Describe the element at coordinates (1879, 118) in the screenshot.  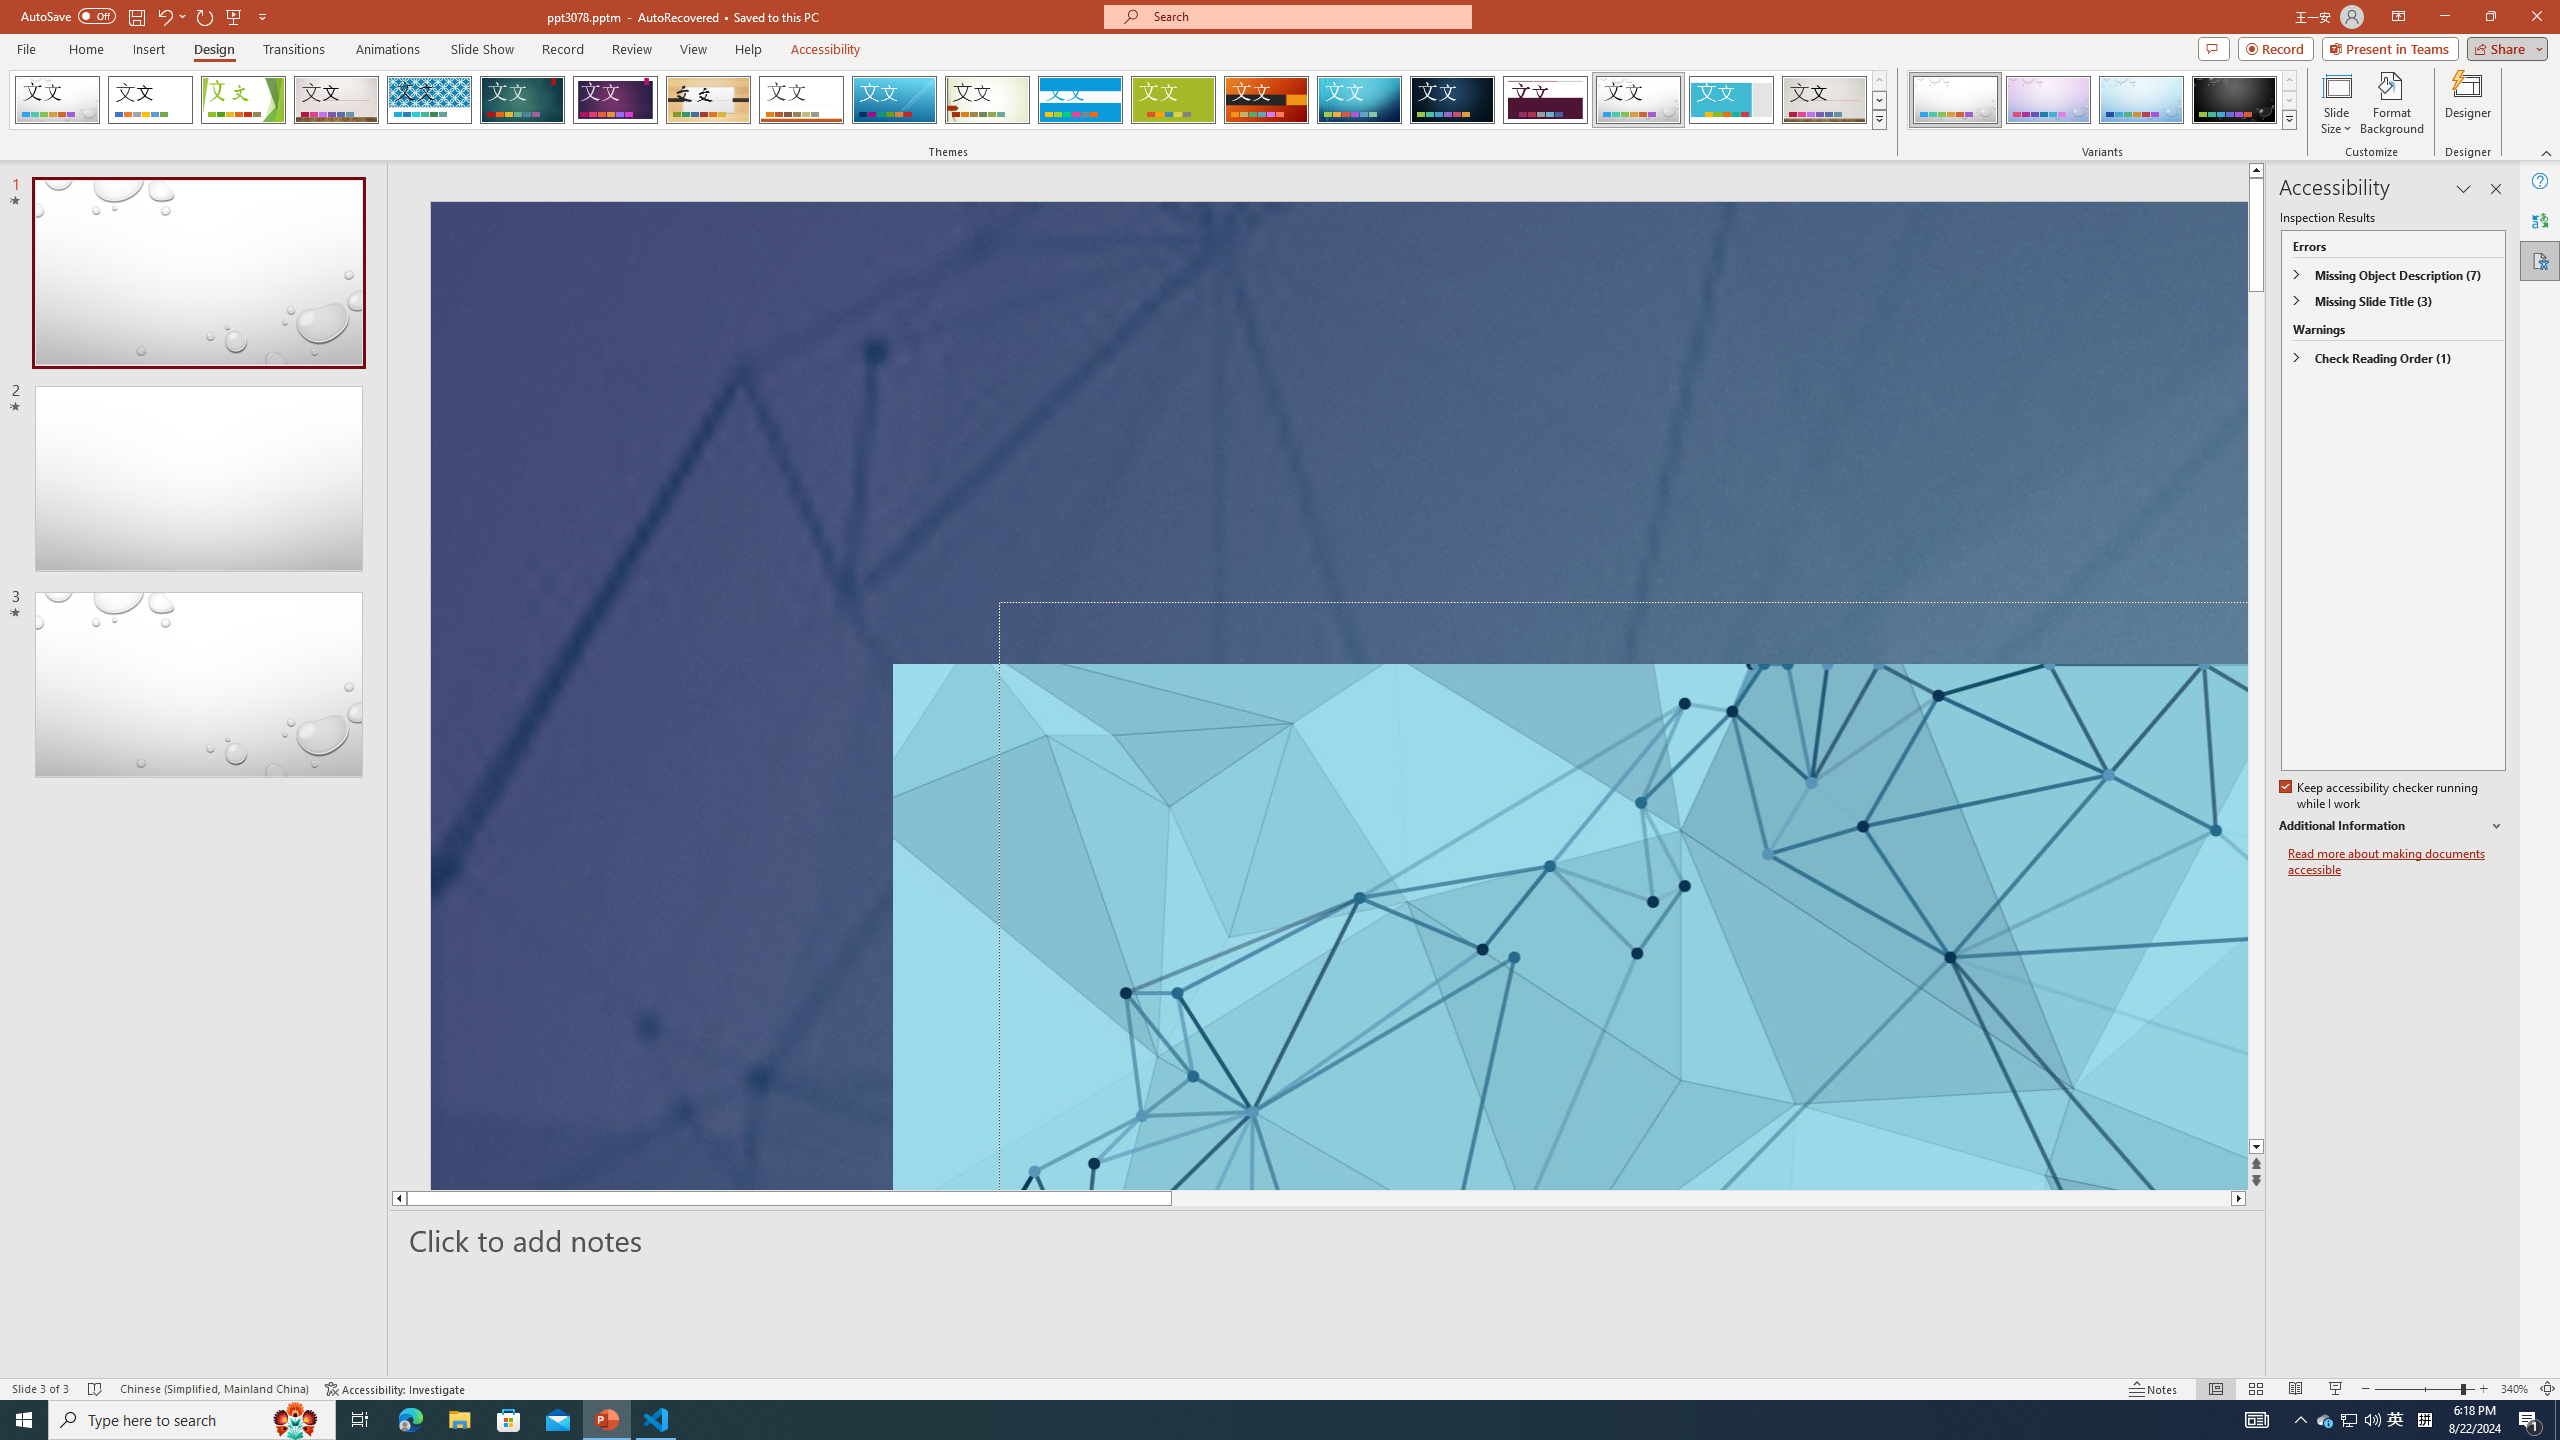
I see `'Themes'` at that location.